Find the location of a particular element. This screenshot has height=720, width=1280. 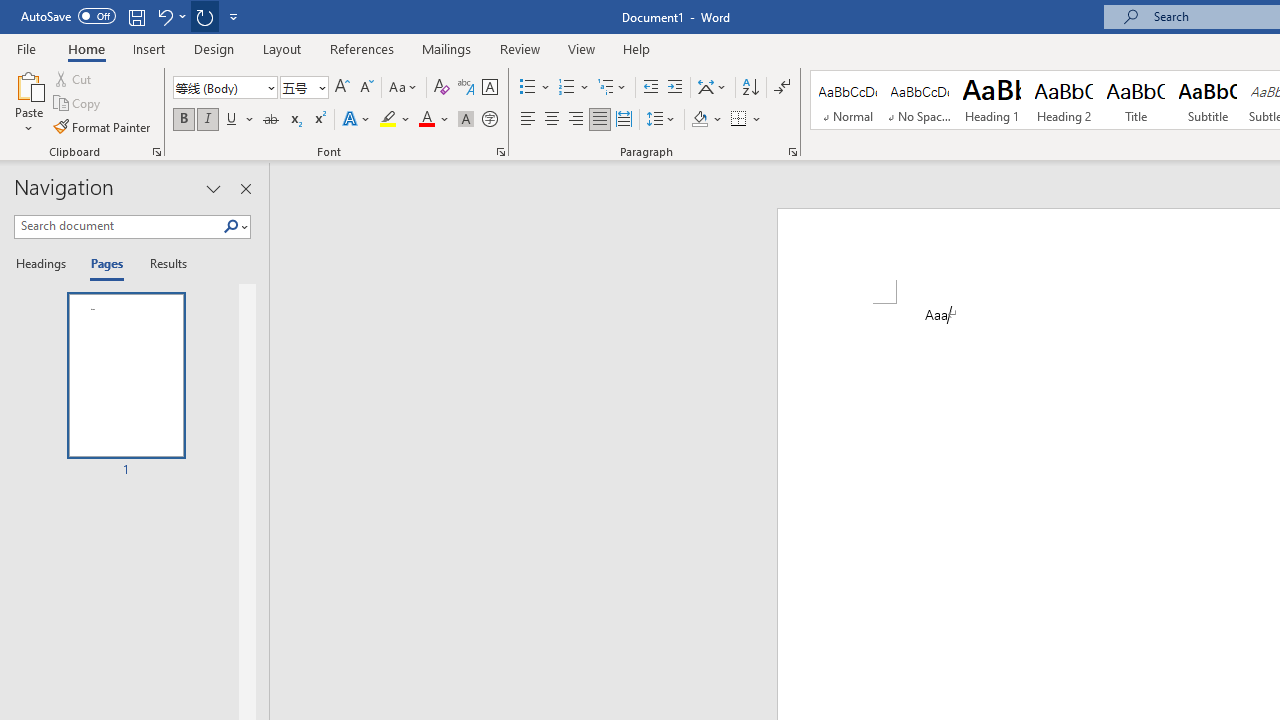

'Underline' is located at coordinates (240, 119).